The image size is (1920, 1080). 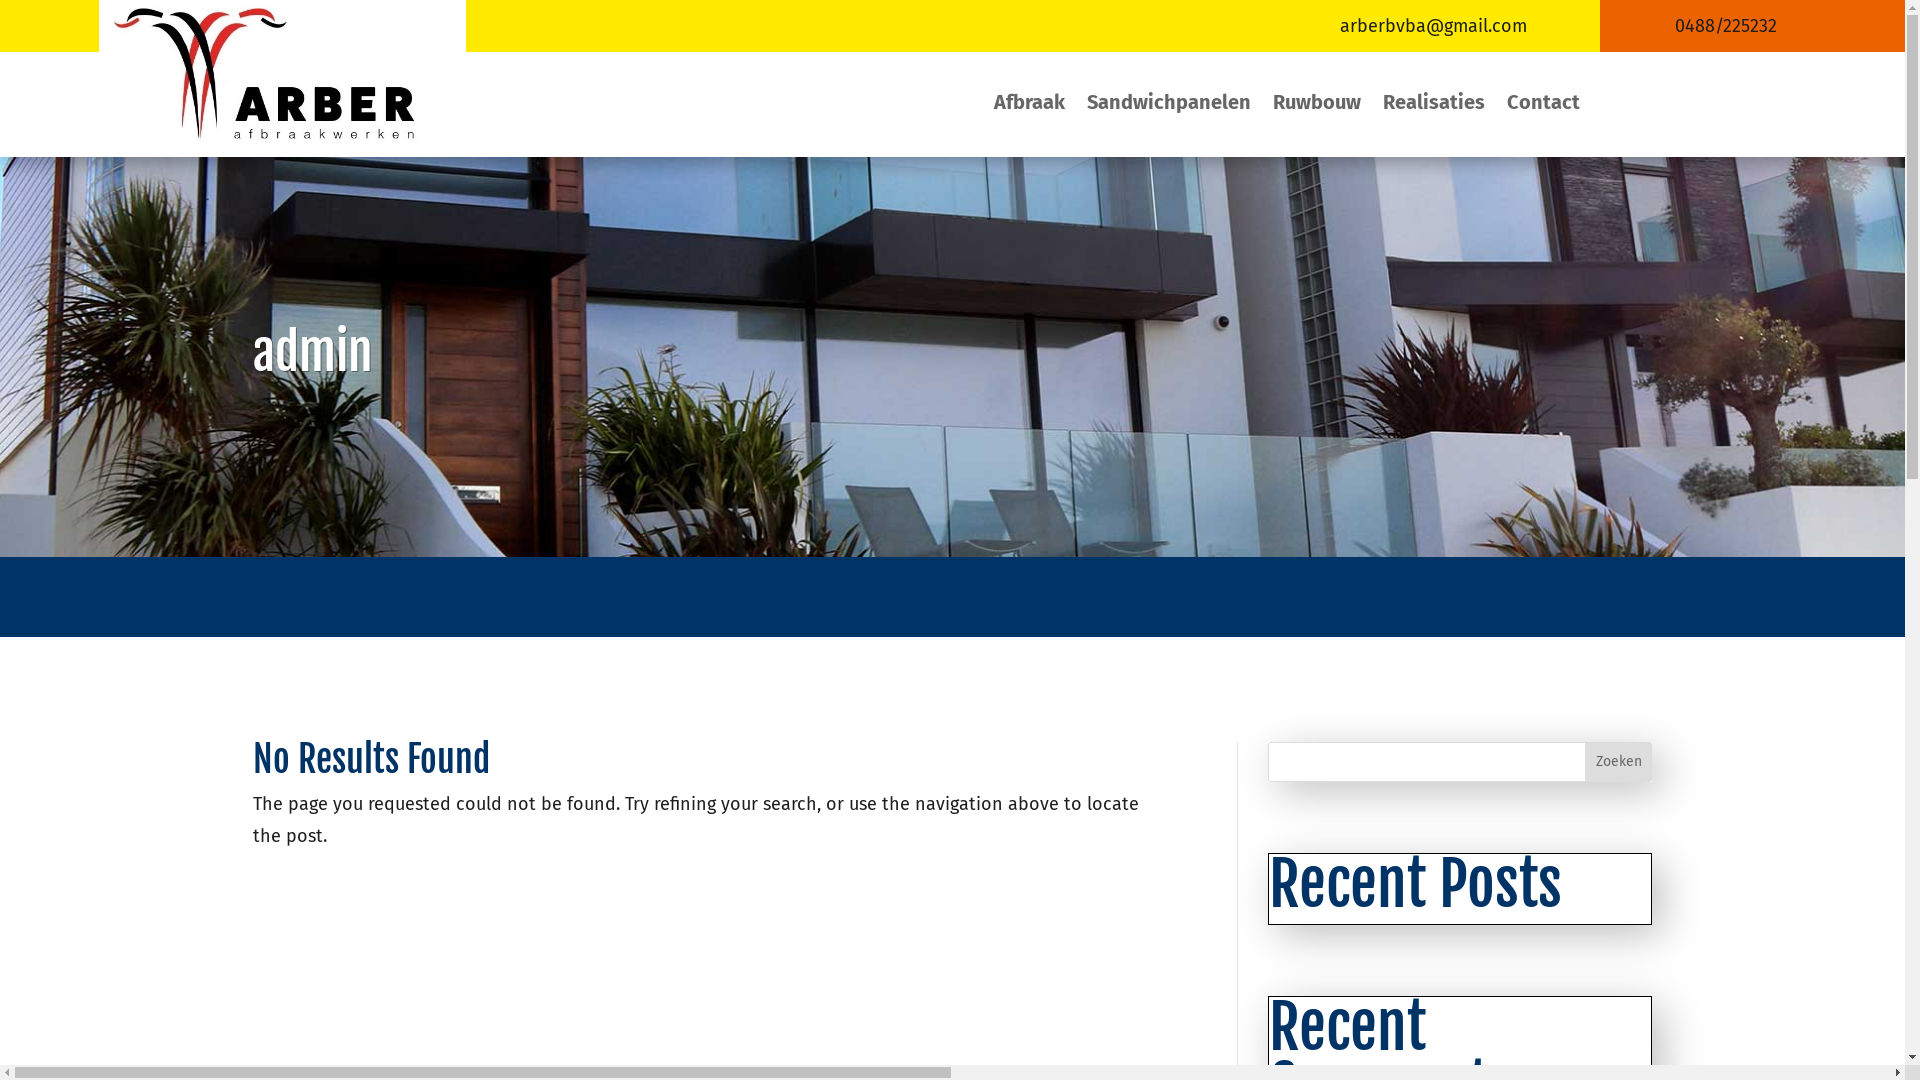 What do you see at coordinates (1542, 105) in the screenshot?
I see `'Contact'` at bounding box center [1542, 105].